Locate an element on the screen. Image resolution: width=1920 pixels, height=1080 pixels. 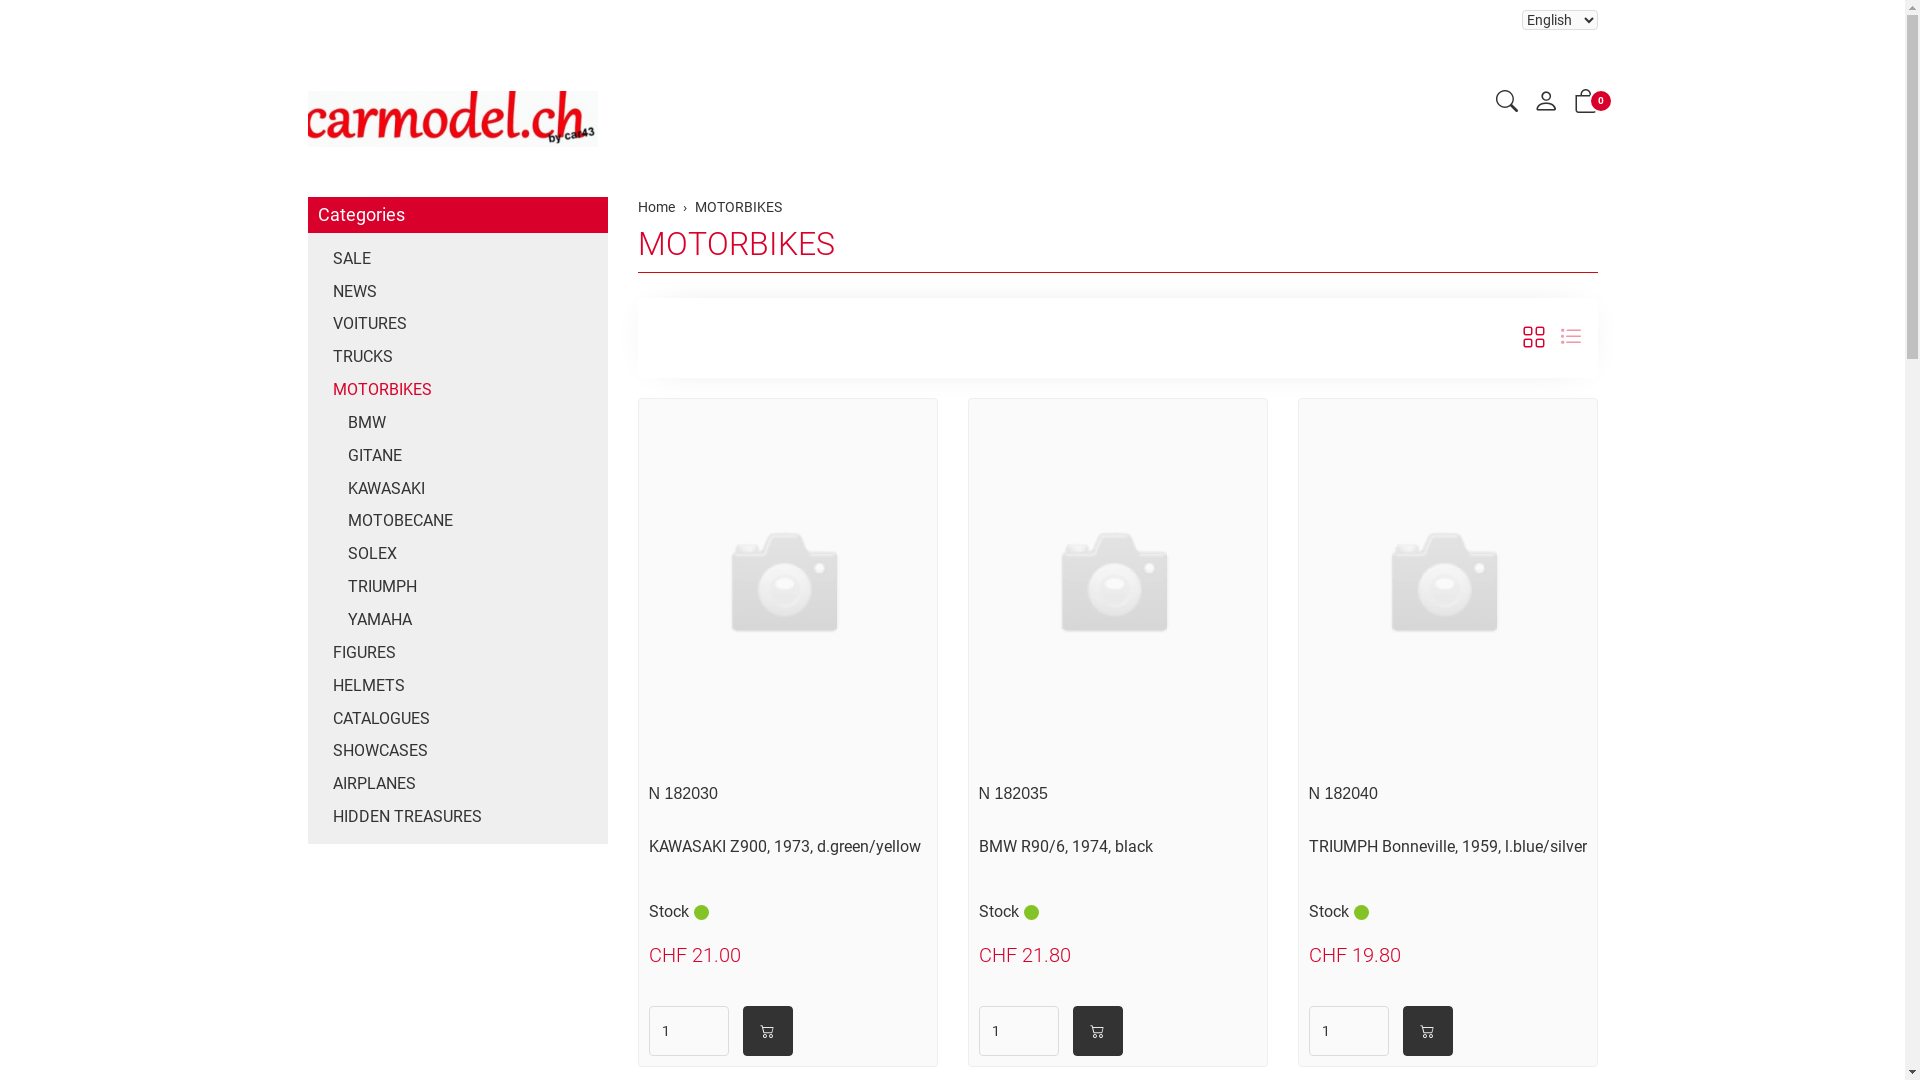
'SHOWCASES' is located at coordinates (316, 751).